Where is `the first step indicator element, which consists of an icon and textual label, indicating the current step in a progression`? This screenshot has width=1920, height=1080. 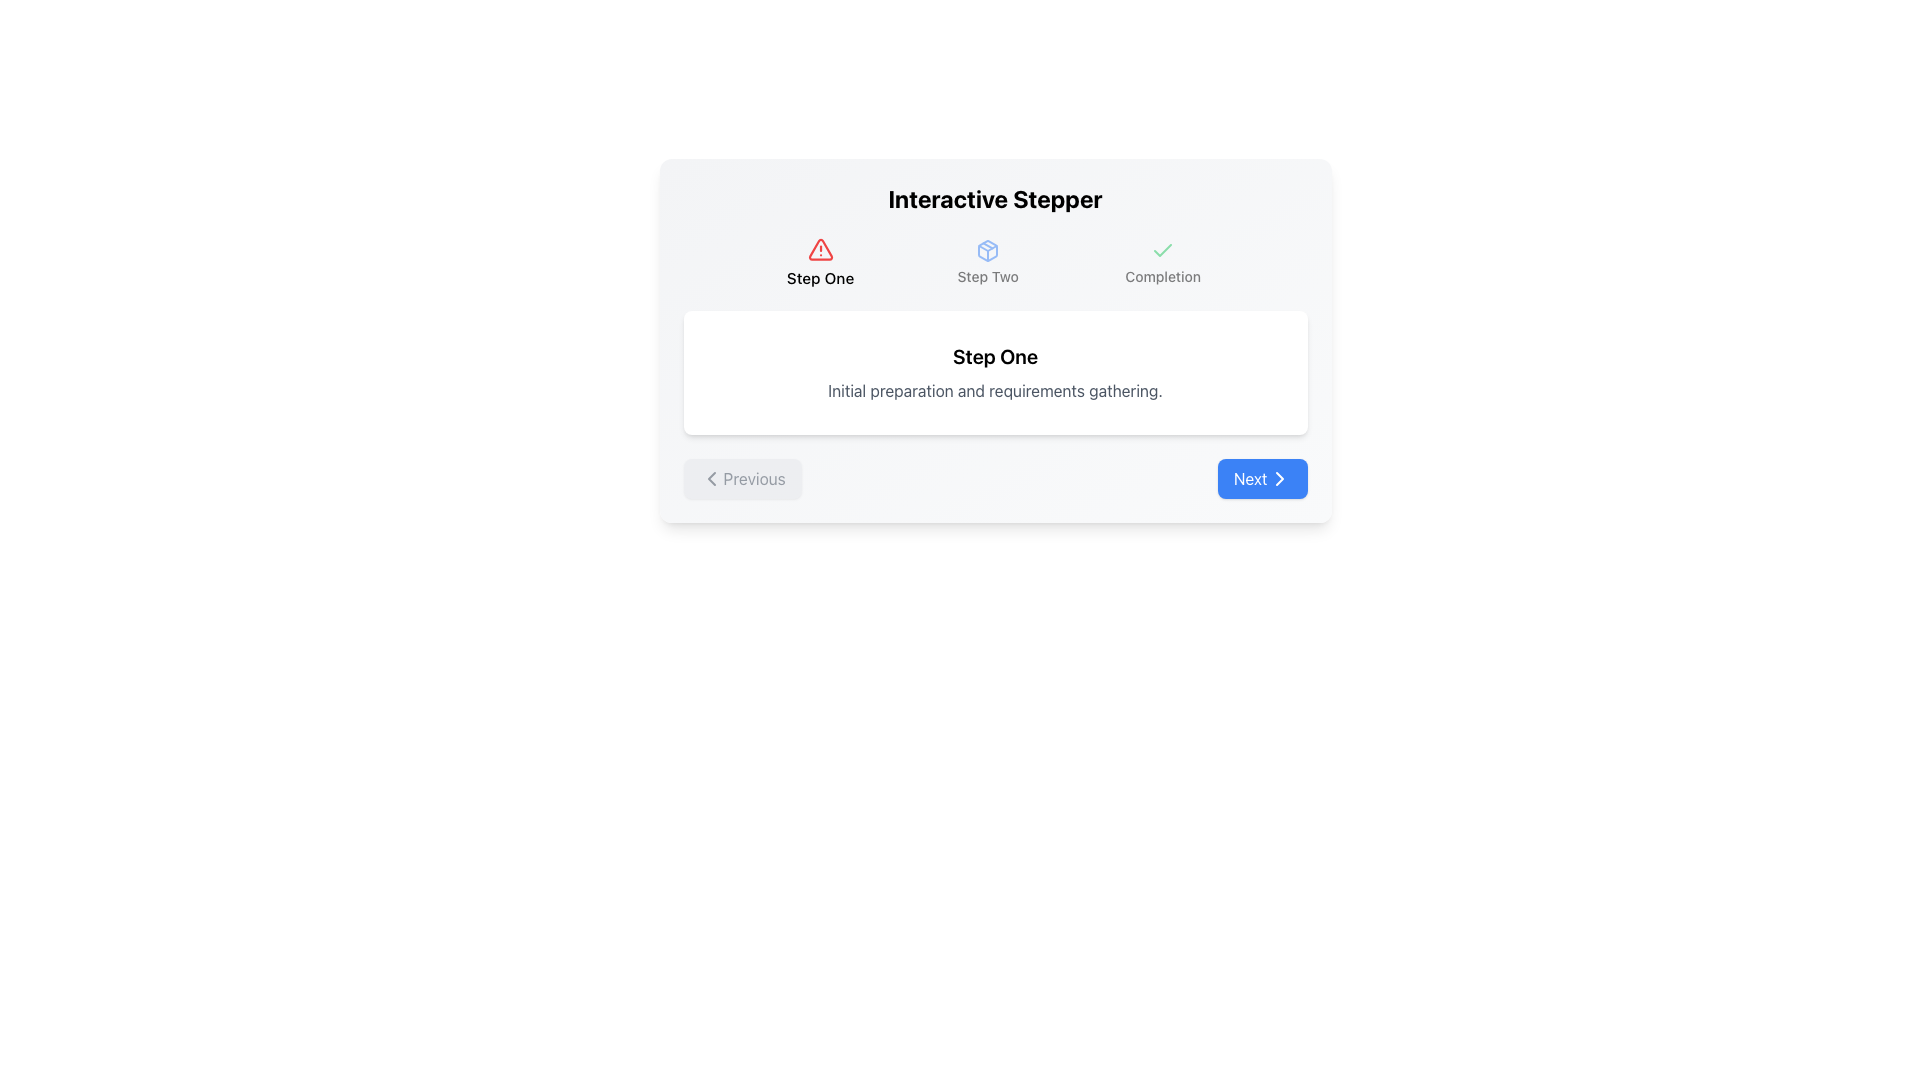 the first step indicator element, which consists of an icon and textual label, indicating the current step in a progression is located at coordinates (820, 261).